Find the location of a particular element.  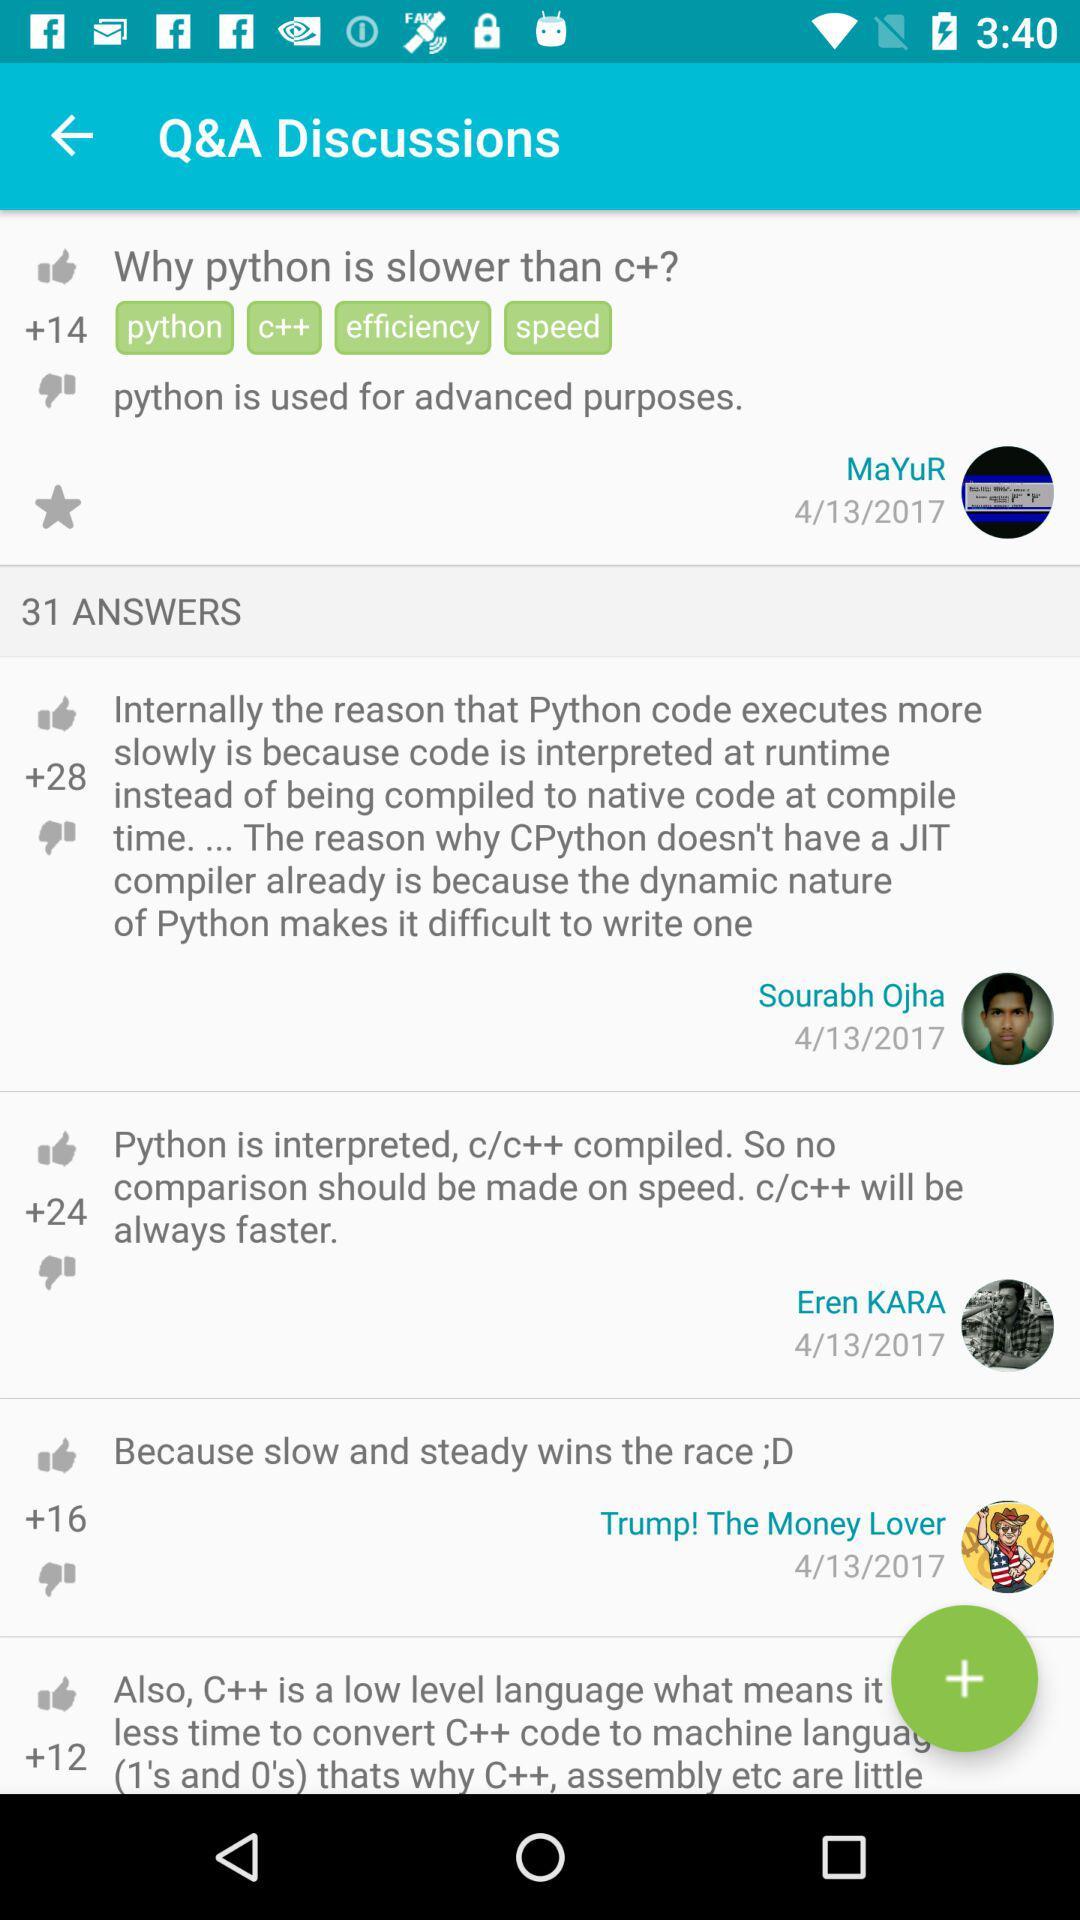

the icon below 4/13/2017 icon is located at coordinates (453, 1449).